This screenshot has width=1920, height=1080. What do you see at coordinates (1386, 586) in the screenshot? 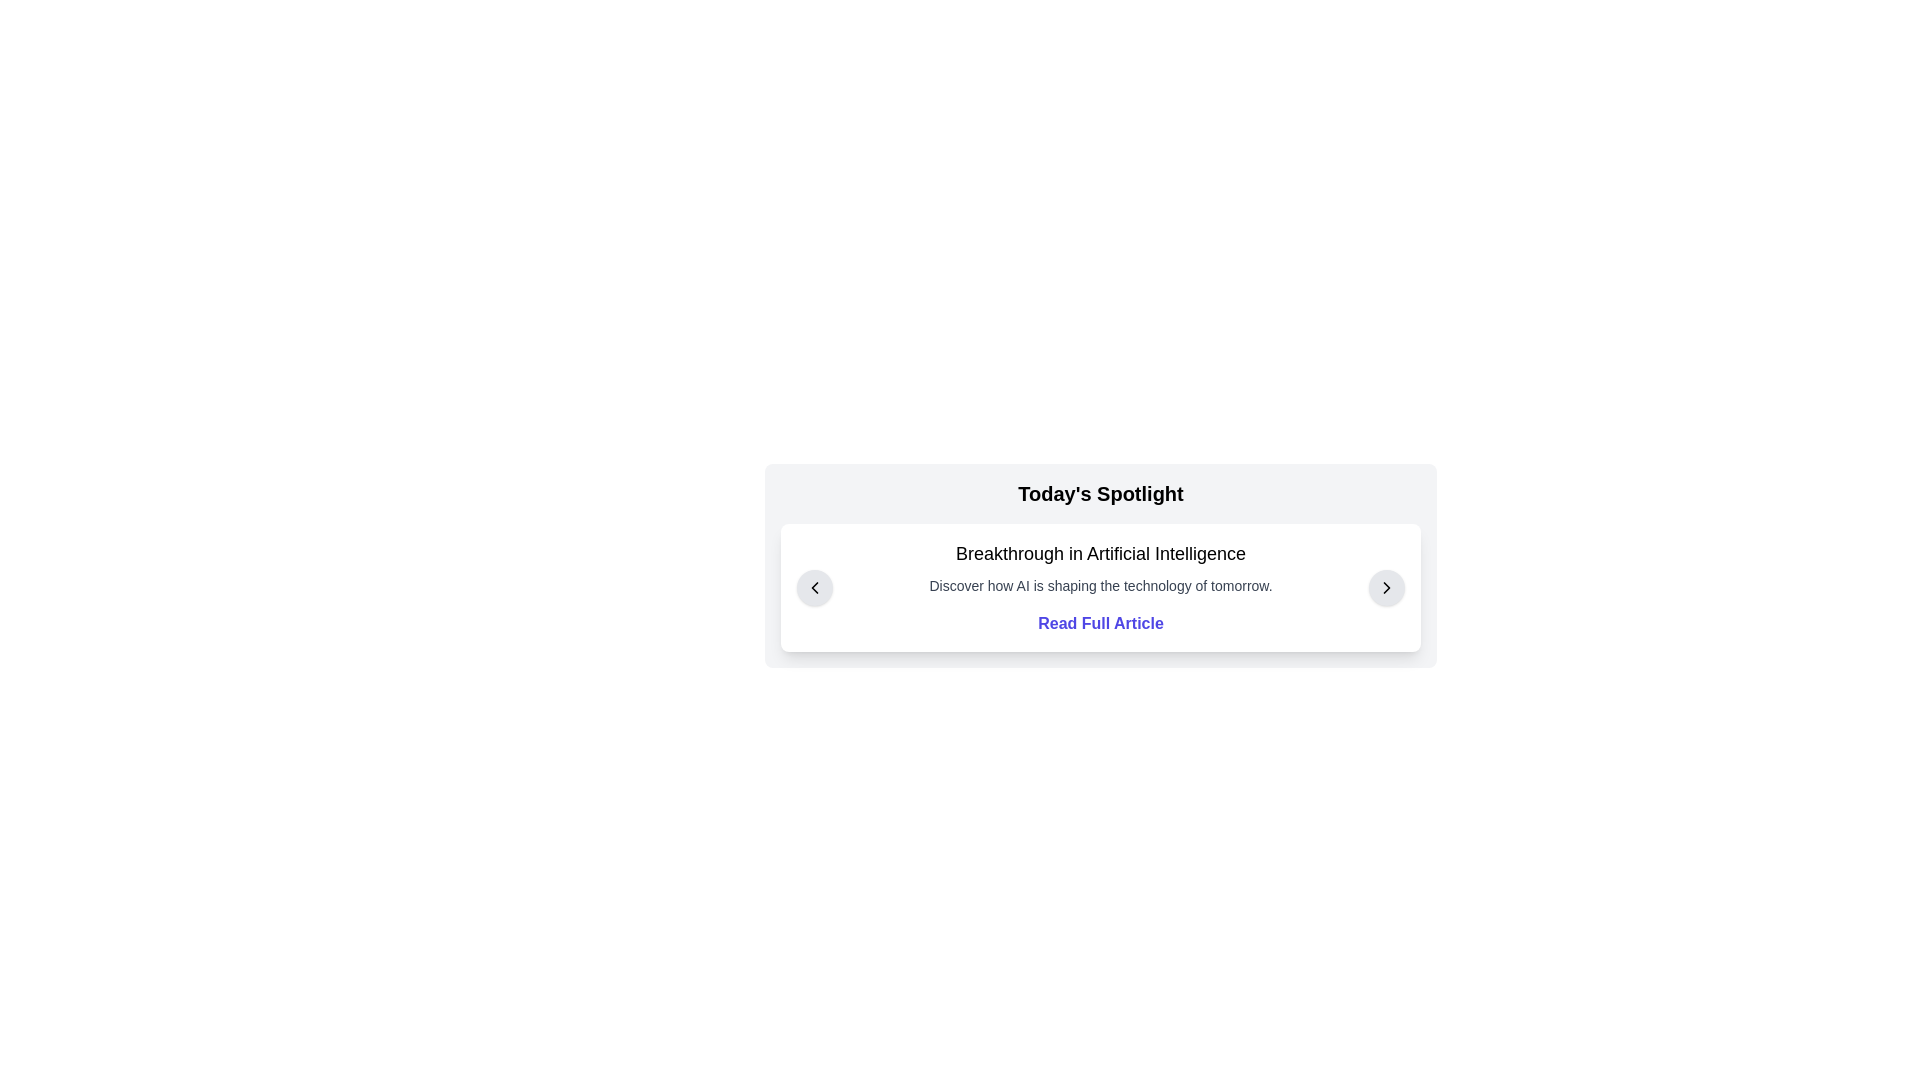
I see `the navigation button located on the right side of the carousel` at bounding box center [1386, 586].